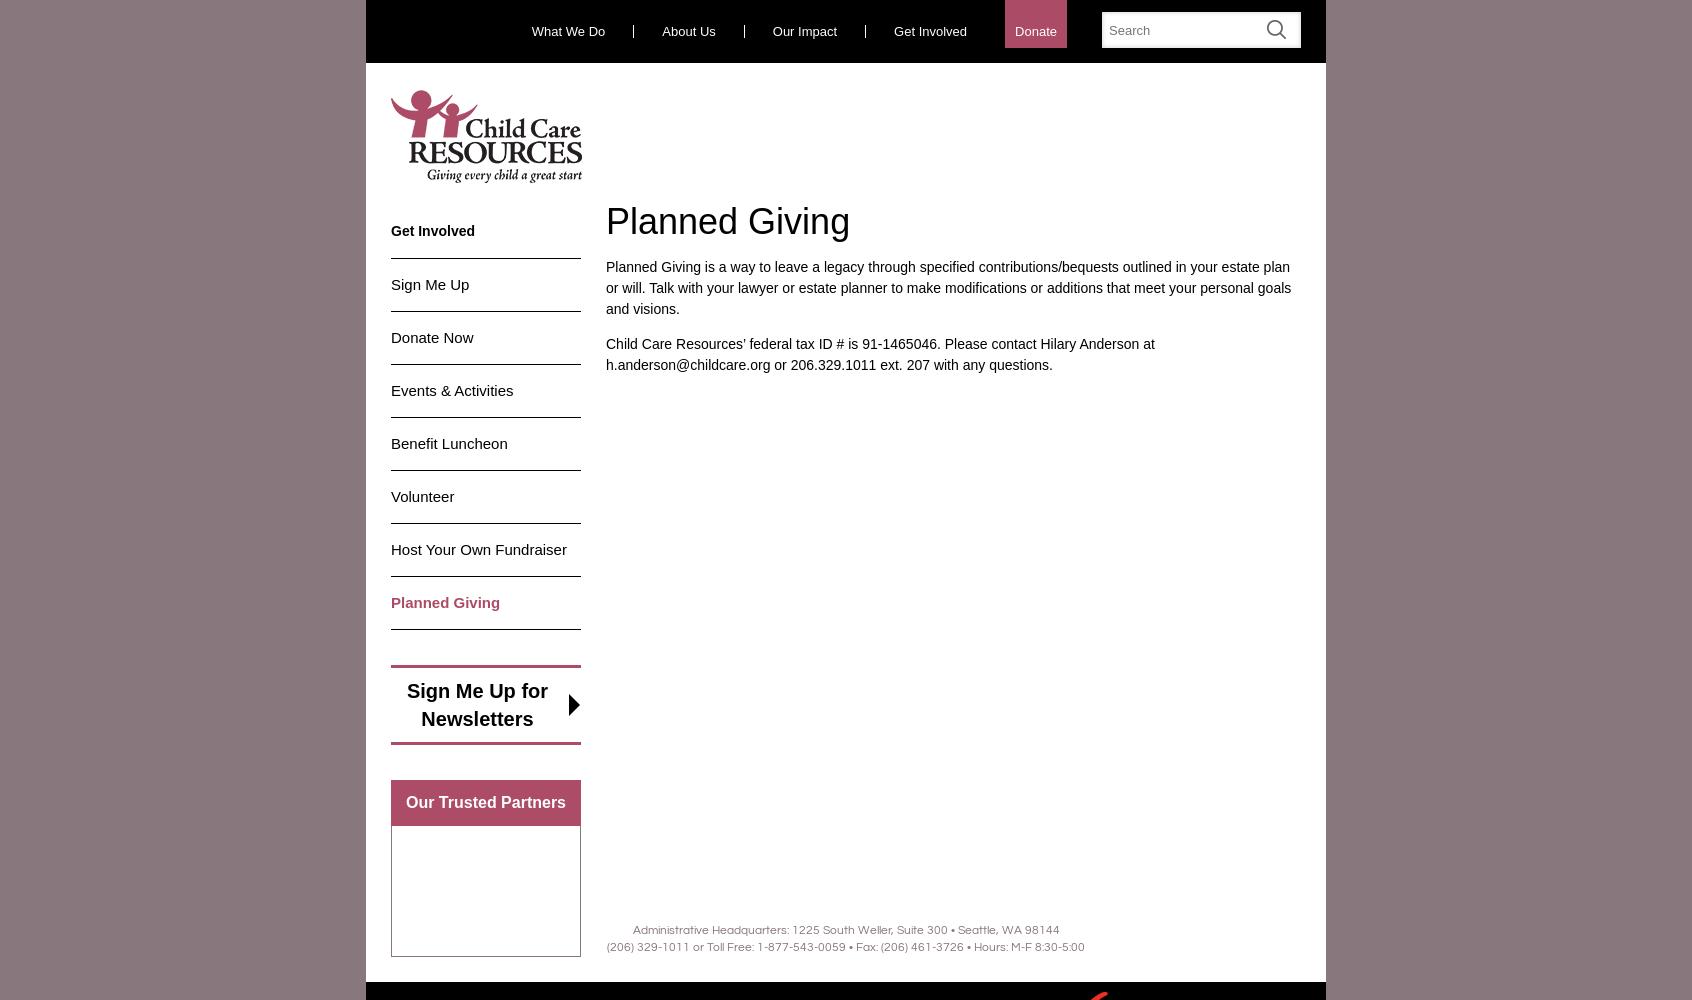 The width and height of the screenshot is (1692, 1000). Describe the element at coordinates (428, 284) in the screenshot. I see `'Sign Me Up'` at that location.